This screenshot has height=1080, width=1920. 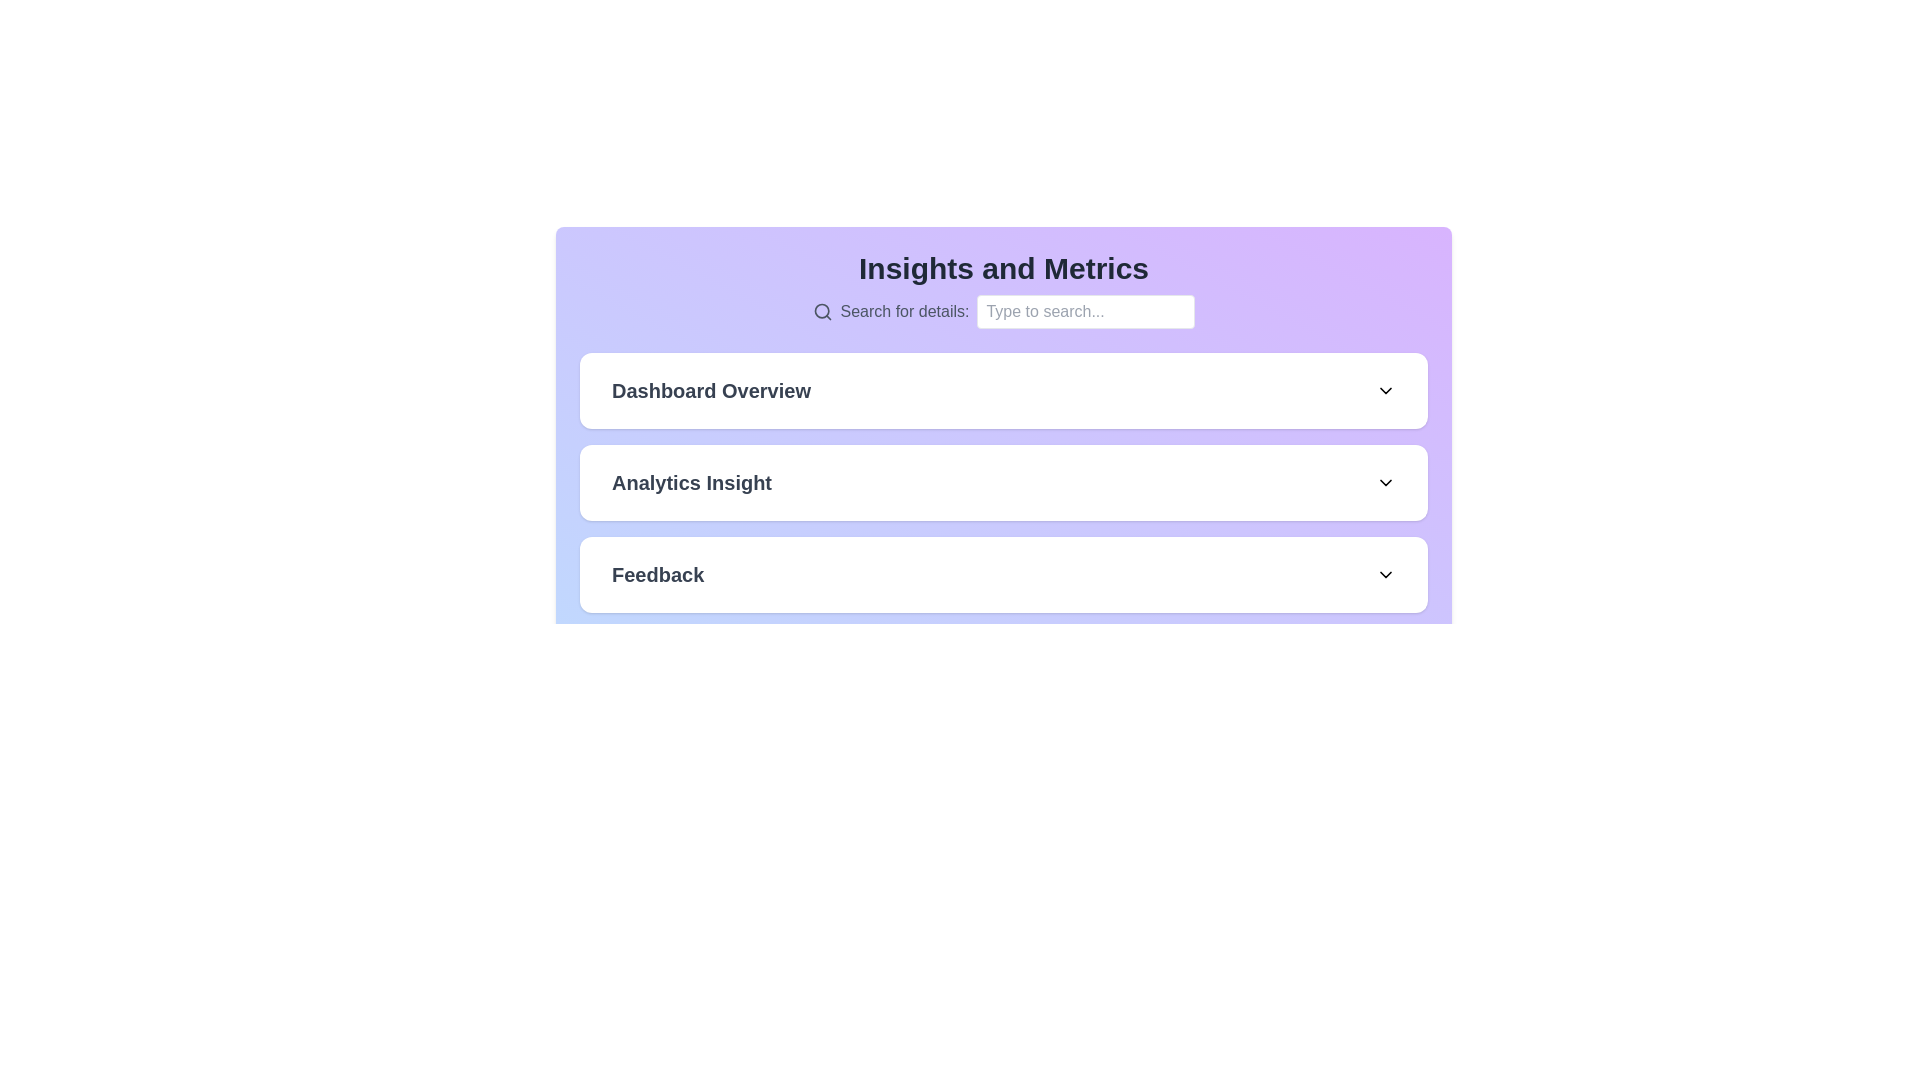 I want to click on the Text Input Field used for searching details, which is located to the right of the label 'Search for details:', so click(x=1085, y=312).